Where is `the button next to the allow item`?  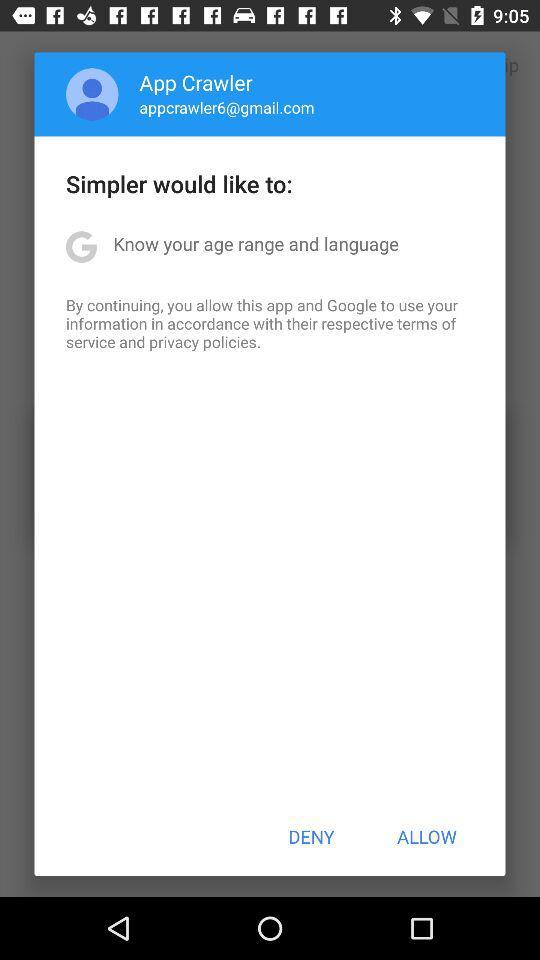 the button next to the allow item is located at coordinates (311, 836).